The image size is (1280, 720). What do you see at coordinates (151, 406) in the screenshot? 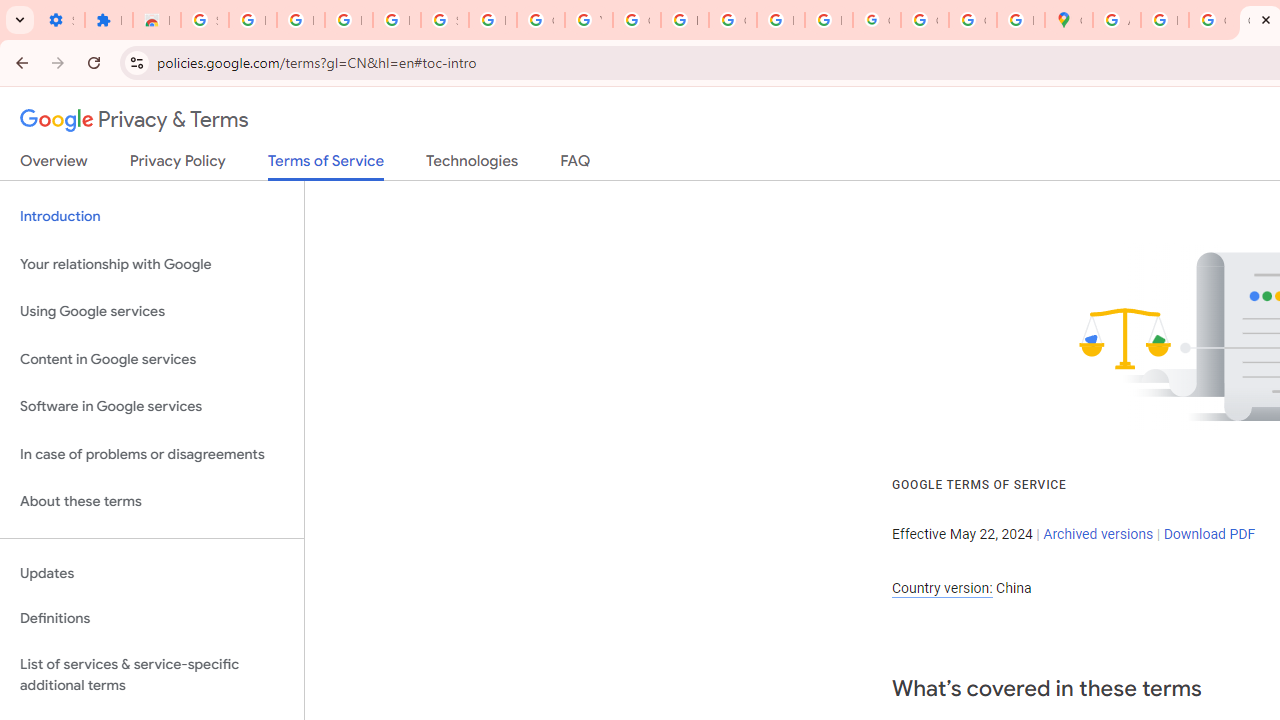
I see `'Software in Google services'` at bounding box center [151, 406].